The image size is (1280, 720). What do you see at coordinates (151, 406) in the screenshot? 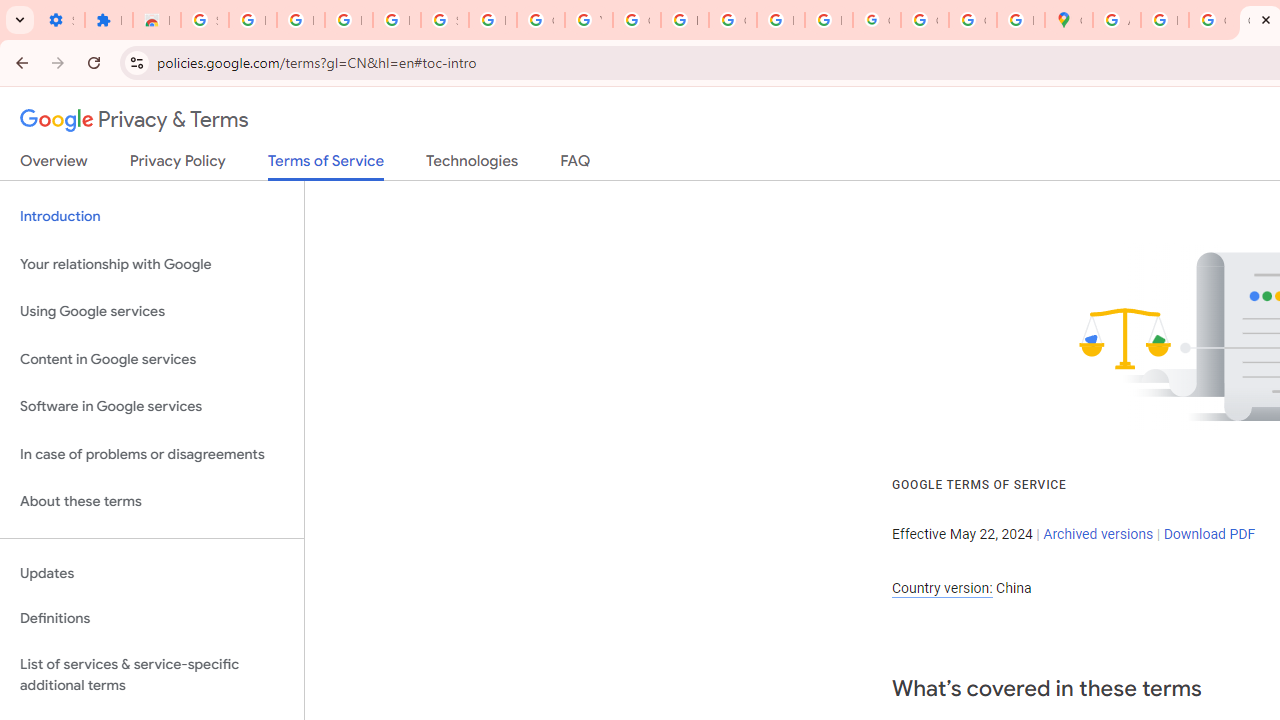
I see `'Software in Google services'` at bounding box center [151, 406].